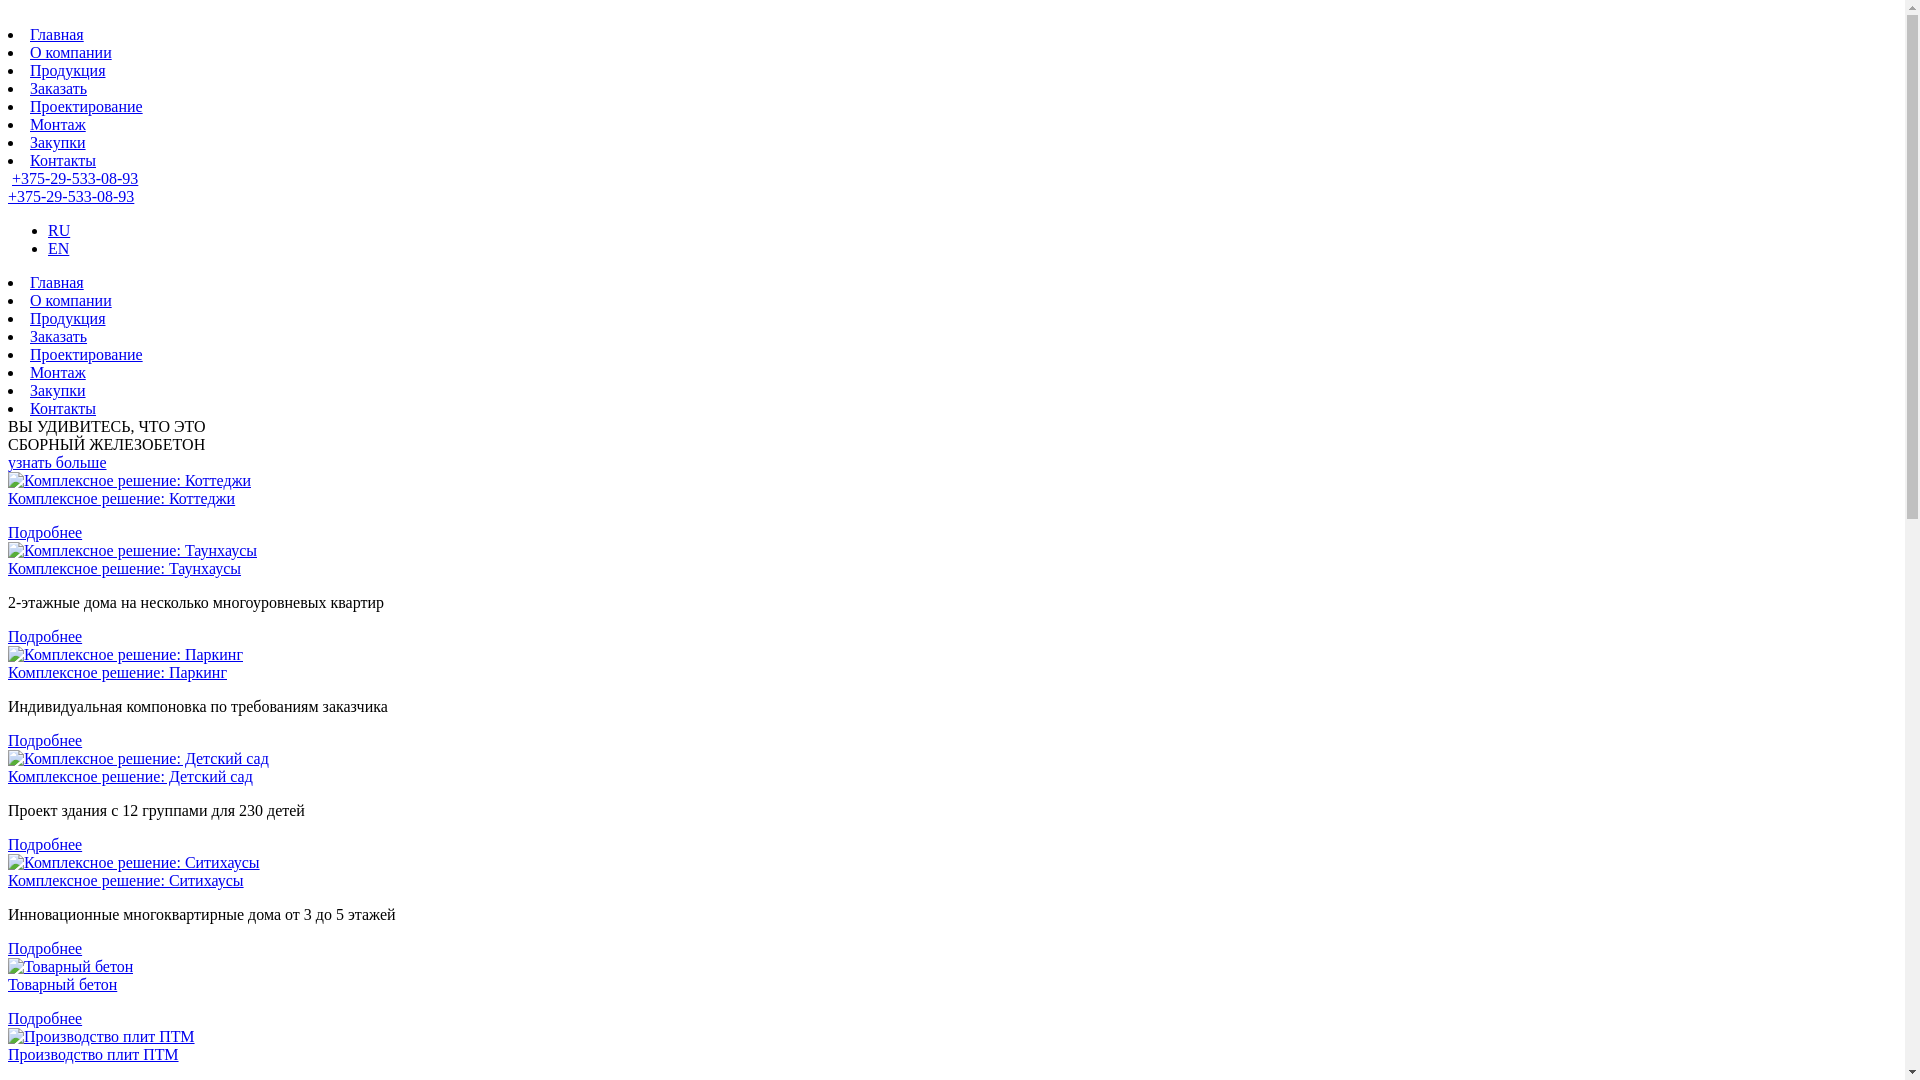  Describe the element at coordinates (75, 177) in the screenshot. I see `'+375-29-533-08-93'` at that location.